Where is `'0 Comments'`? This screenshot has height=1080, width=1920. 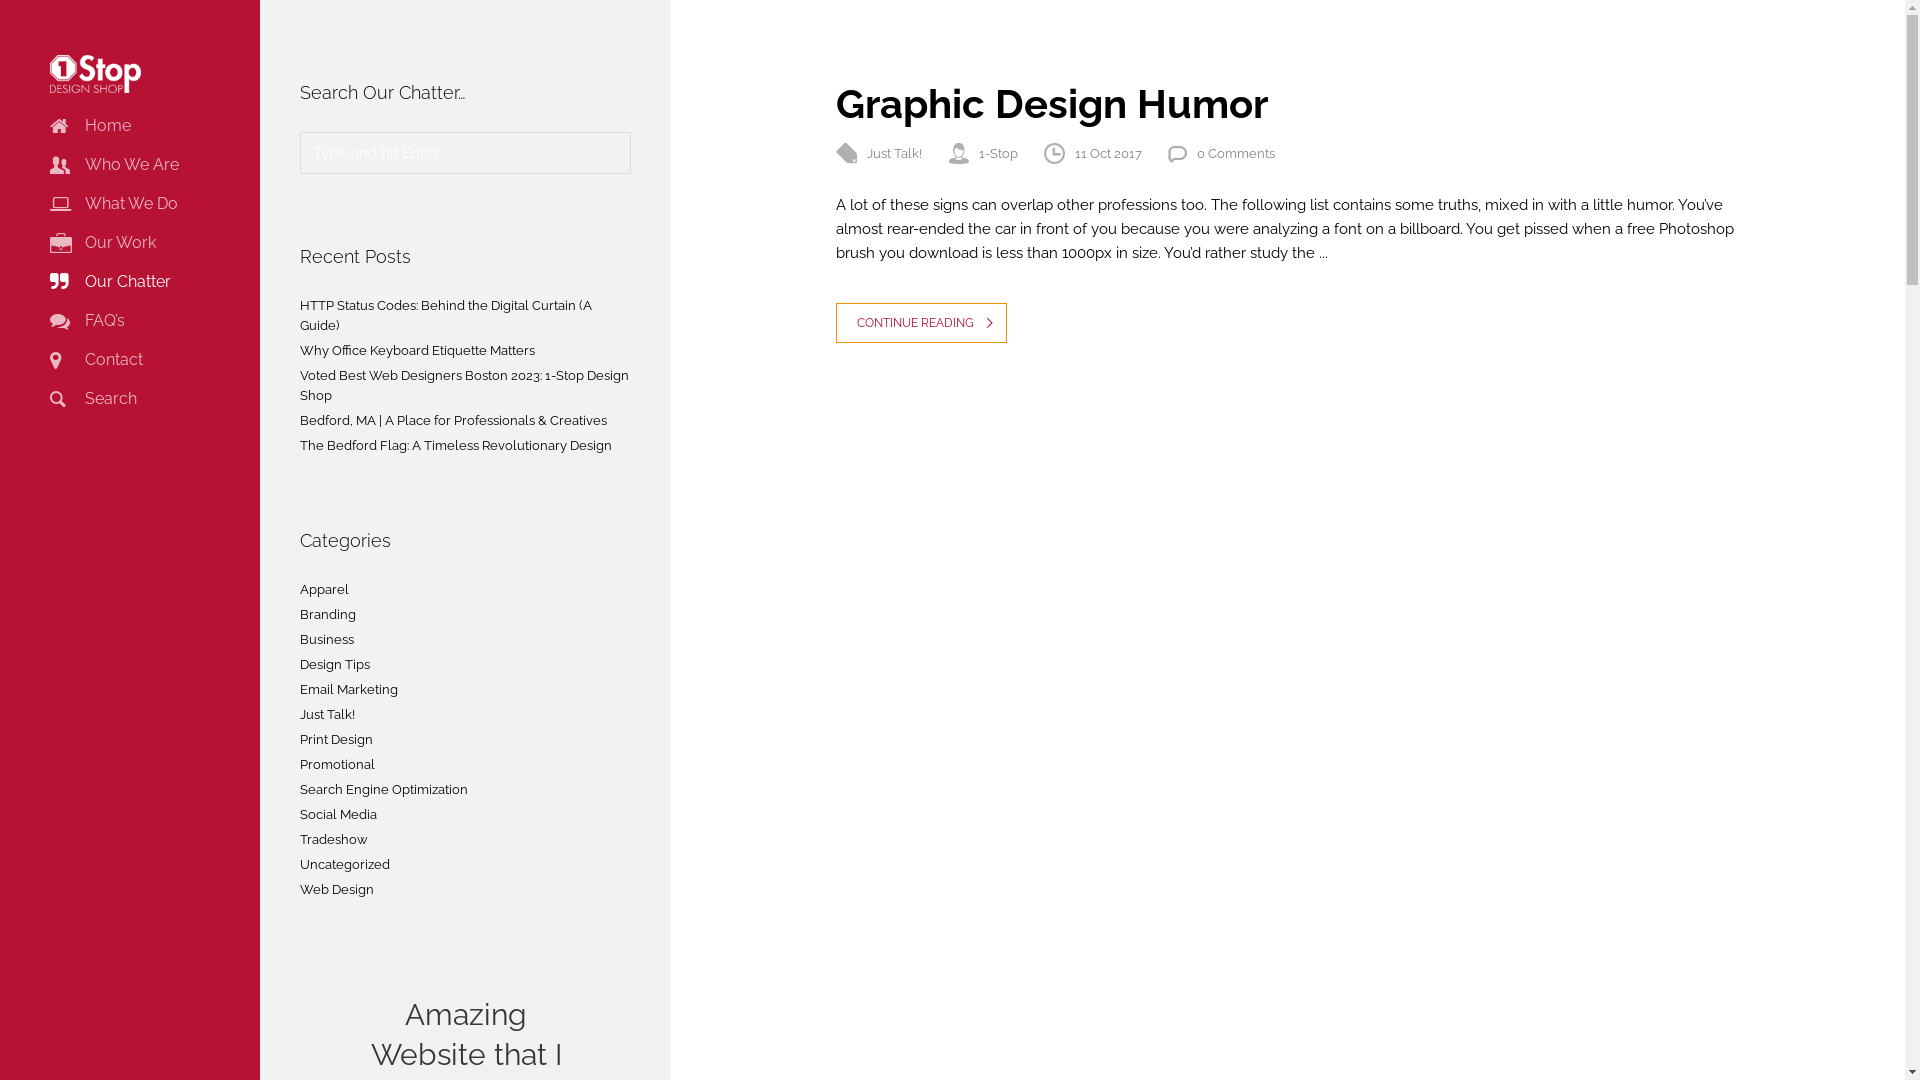 '0 Comments' is located at coordinates (1235, 152).